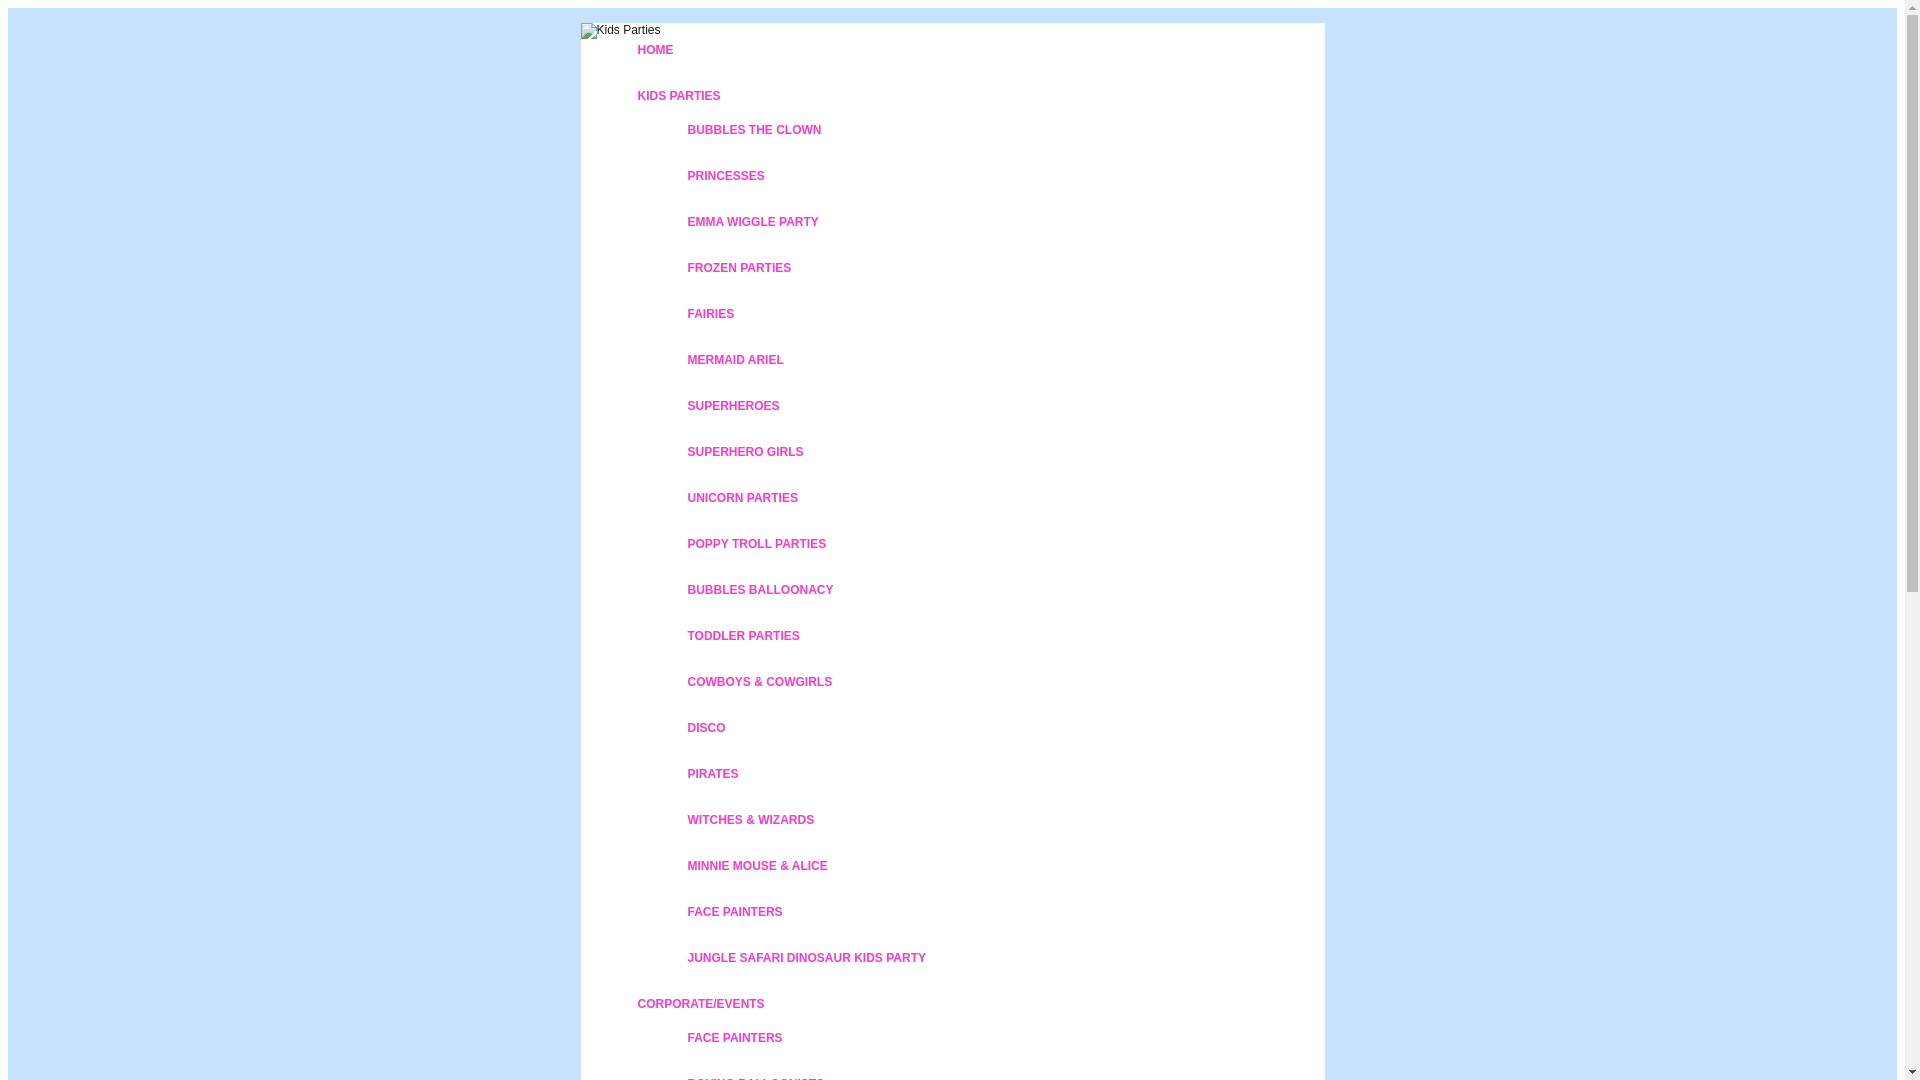 Image resolution: width=1920 pixels, height=1080 pixels. Describe the element at coordinates (756, 865) in the screenshot. I see `'MINNIE MOUSE & ALICE'` at that location.